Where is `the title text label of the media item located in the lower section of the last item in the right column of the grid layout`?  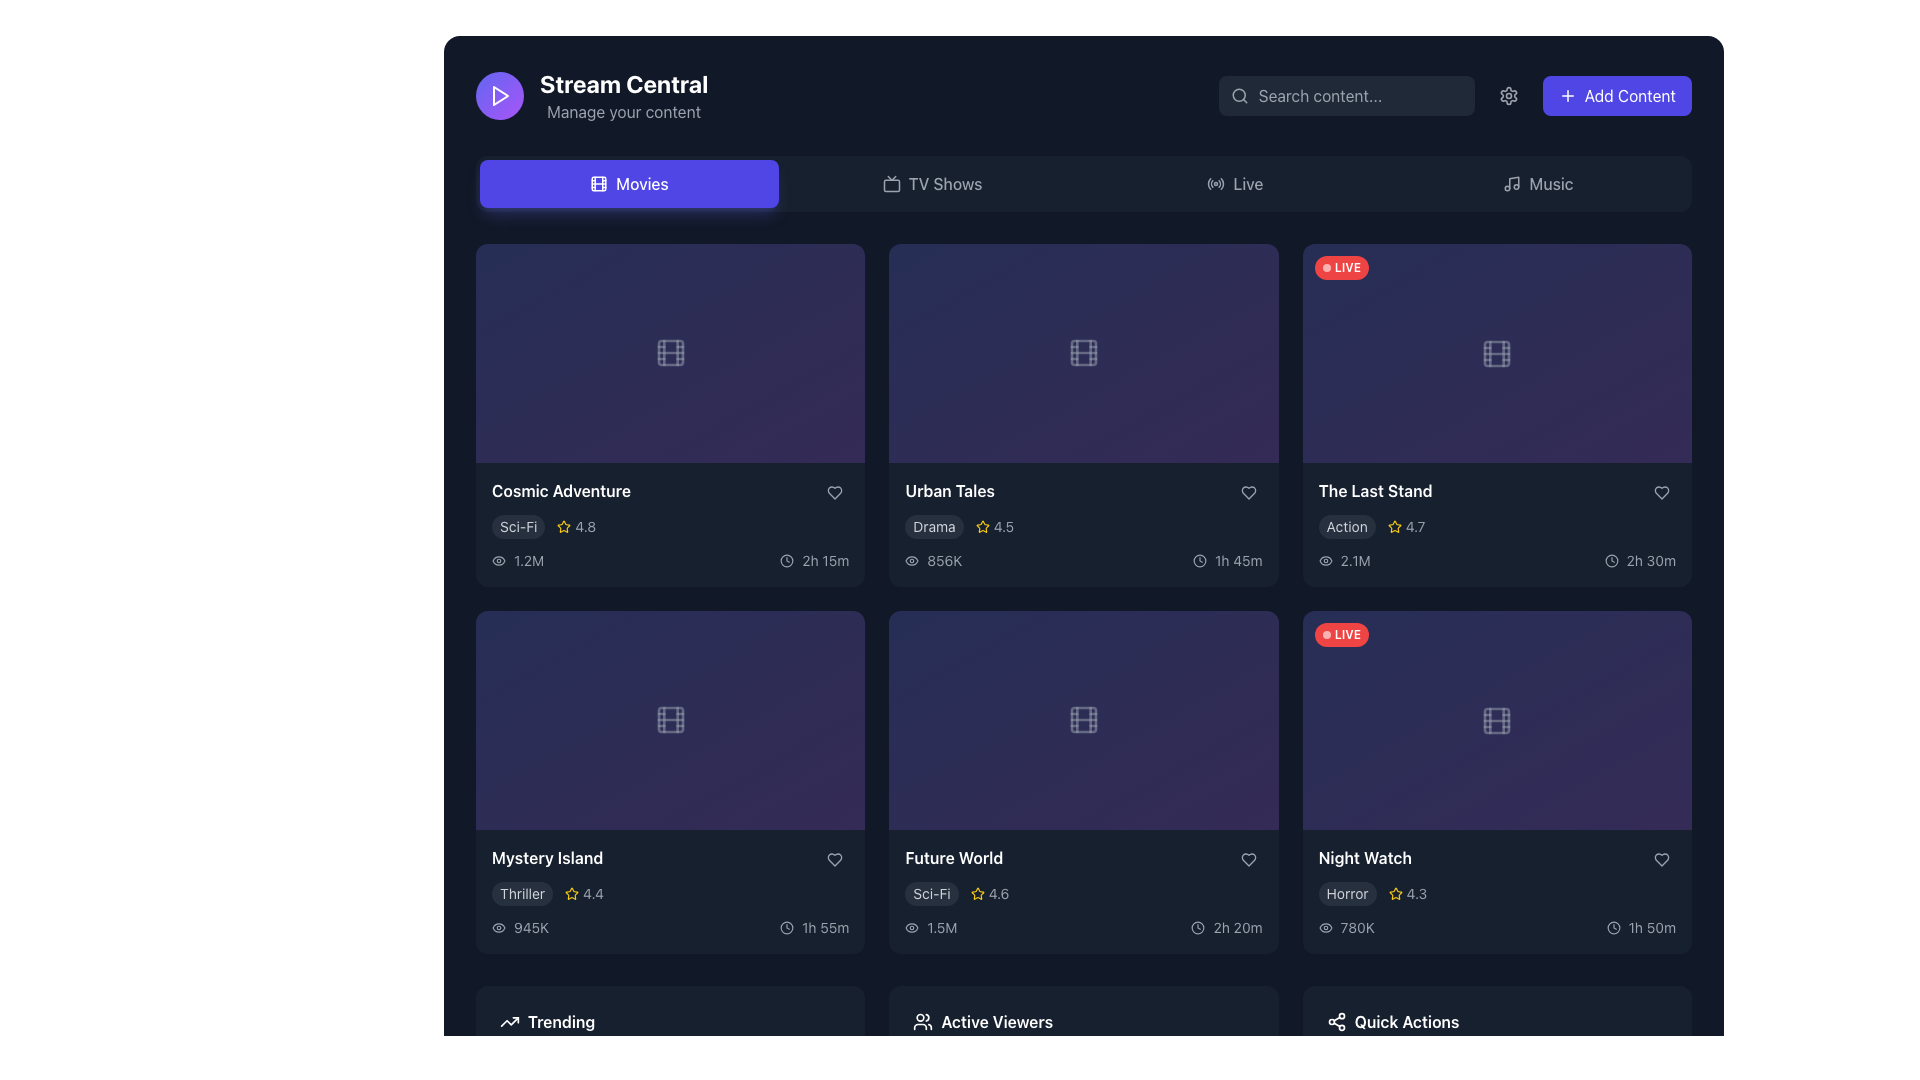
the title text label of the media item located in the lower section of the last item in the right column of the grid layout is located at coordinates (1364, 856).